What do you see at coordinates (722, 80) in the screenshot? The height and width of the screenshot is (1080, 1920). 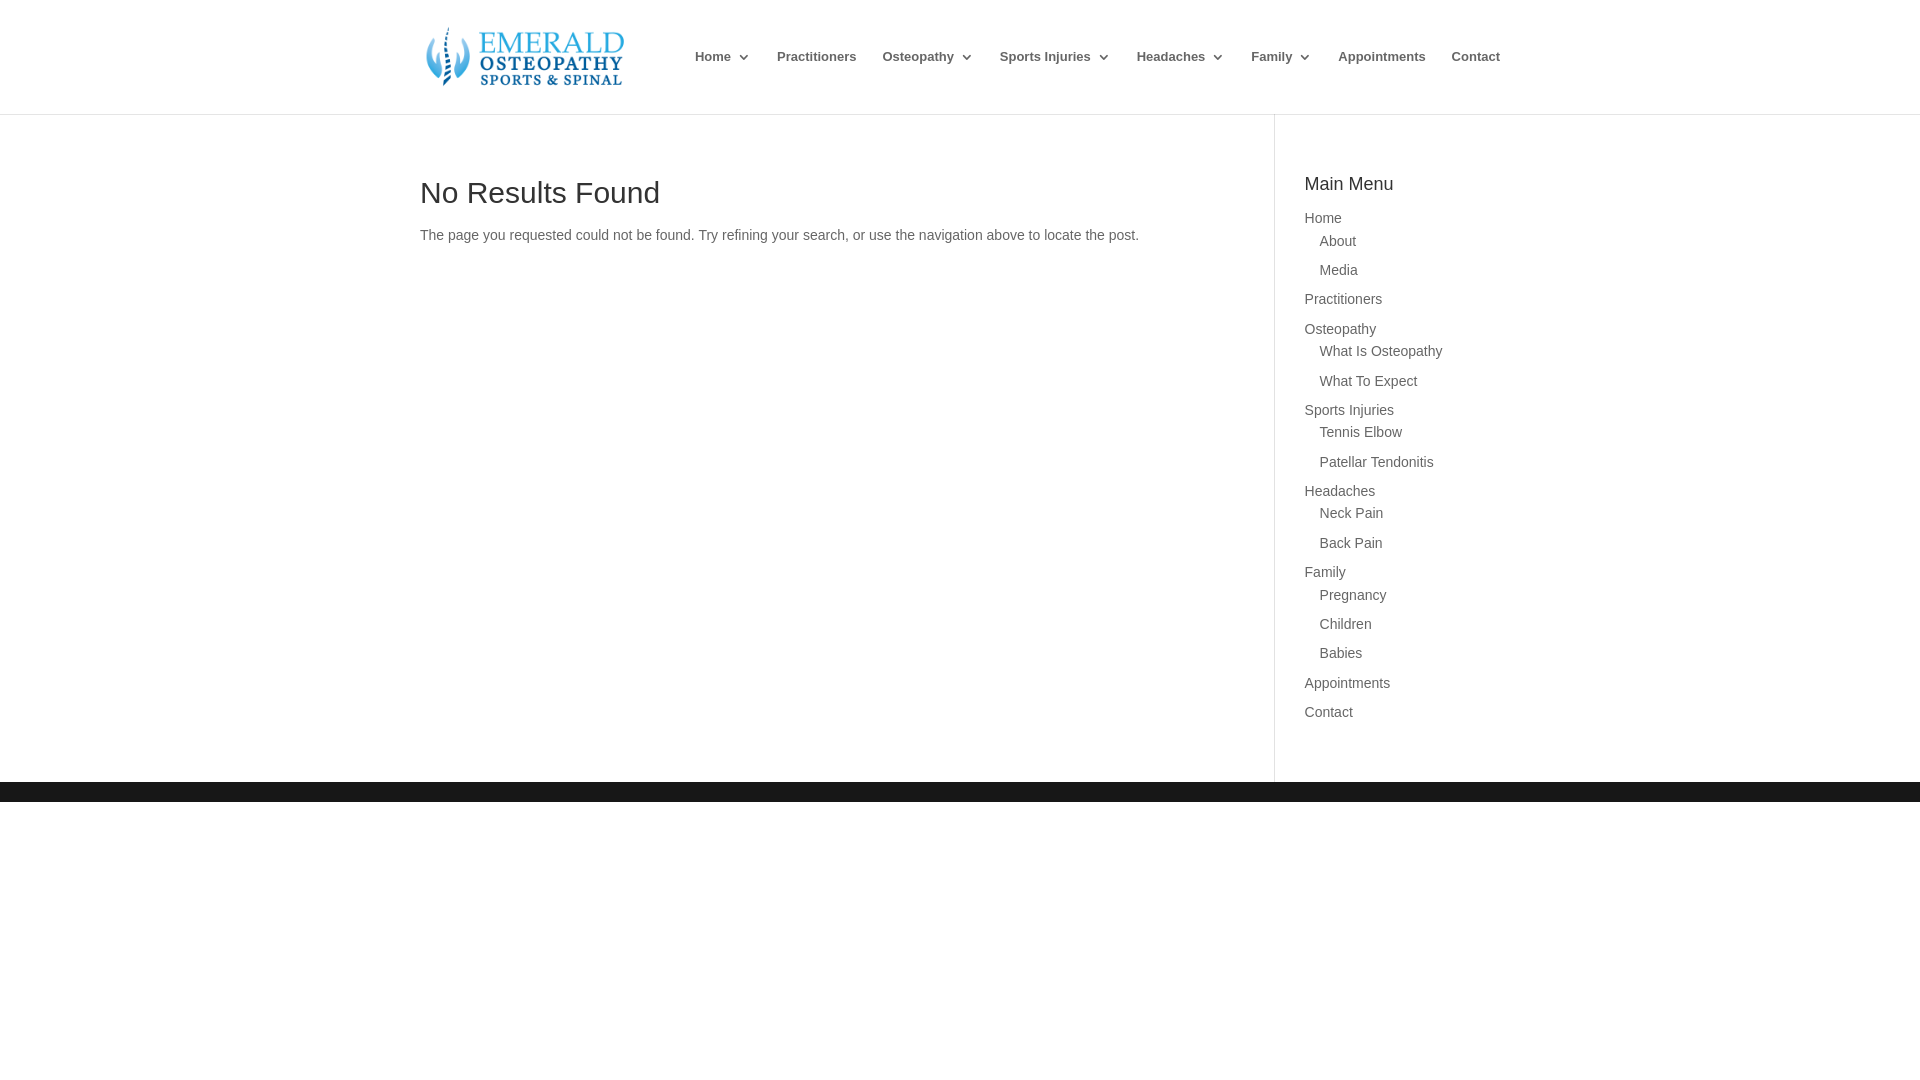 I see `'Home'` at bounding box center [722, 80].